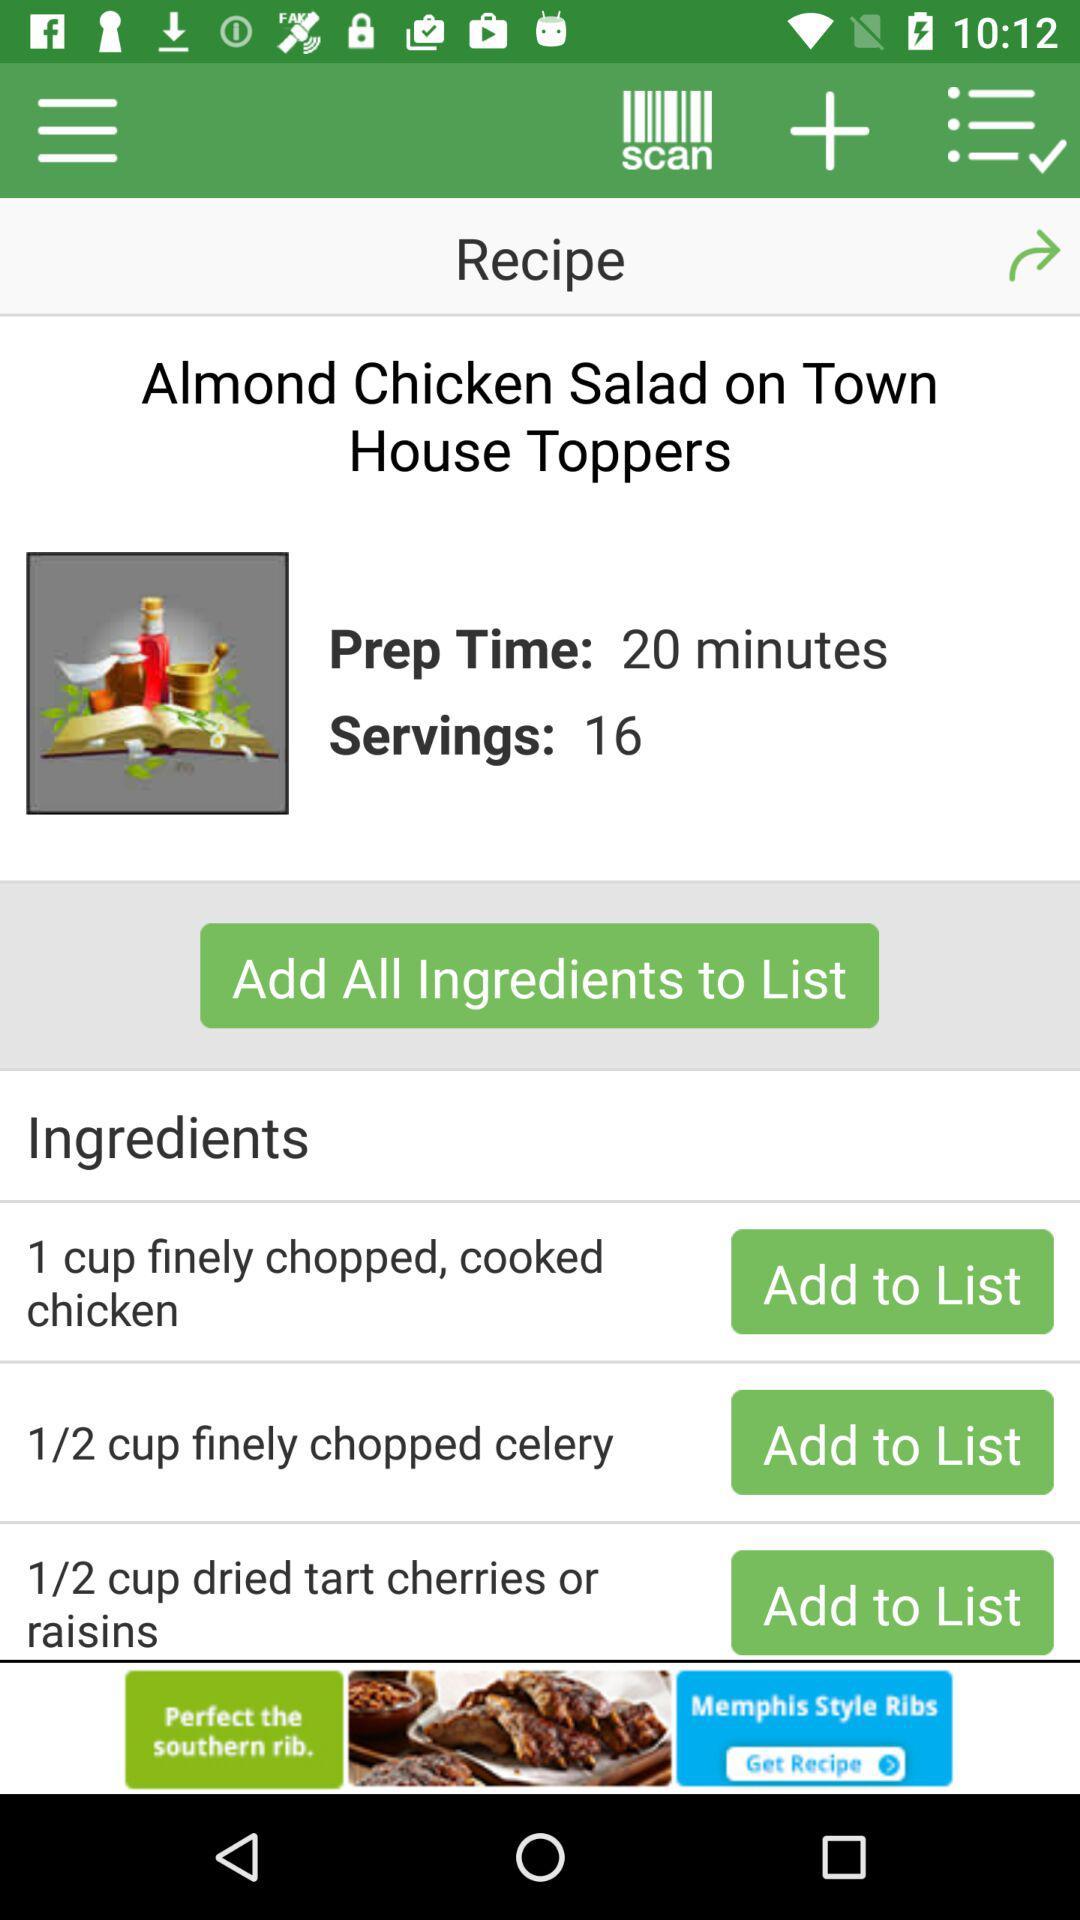 The width and height of the screenshot is (1080, 1920). What do you see at coordinates (1007, 129) in the screenshot?
I see `the icon right to  at the top right corner of the page` at bounding box center [1007, 129].